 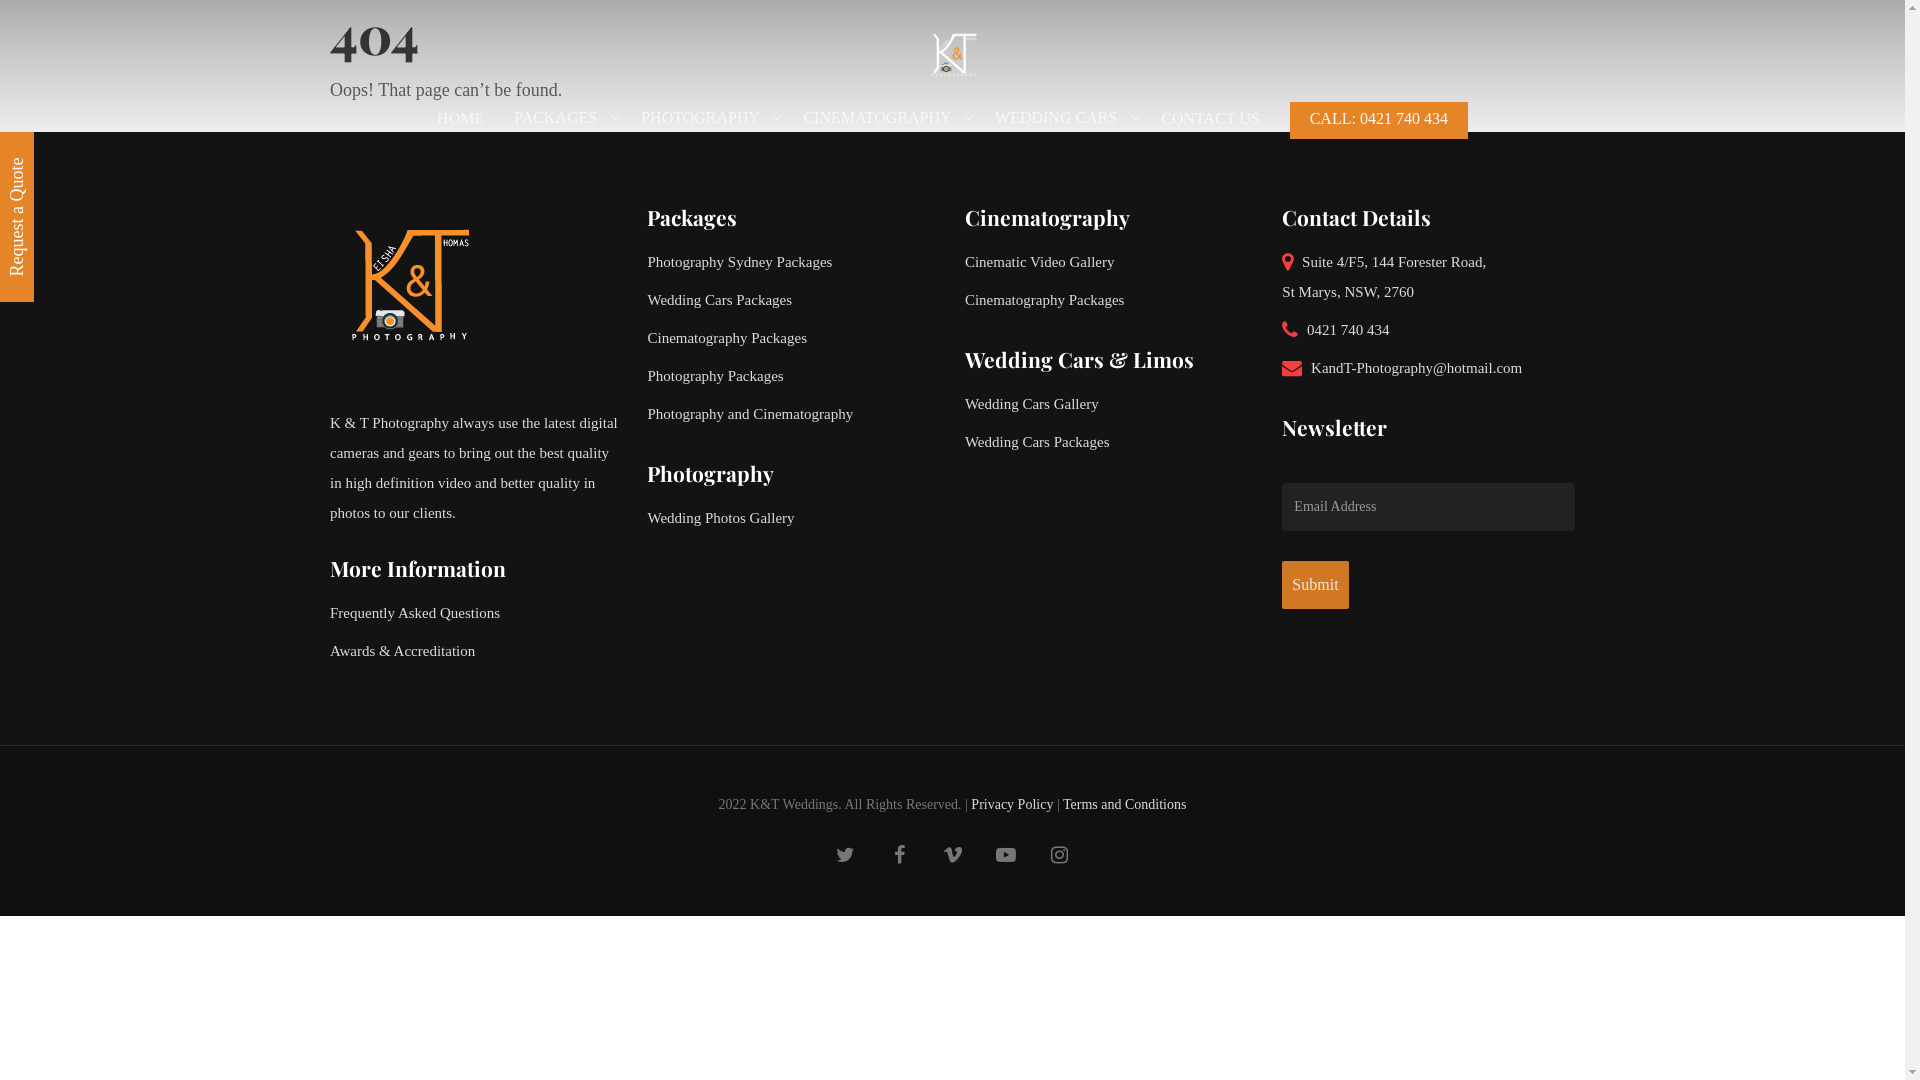 What do you see at coordinates (1012, 803) in the screenshot?
I see `'Privacy Policy'` at bounding box center [1012, 803].